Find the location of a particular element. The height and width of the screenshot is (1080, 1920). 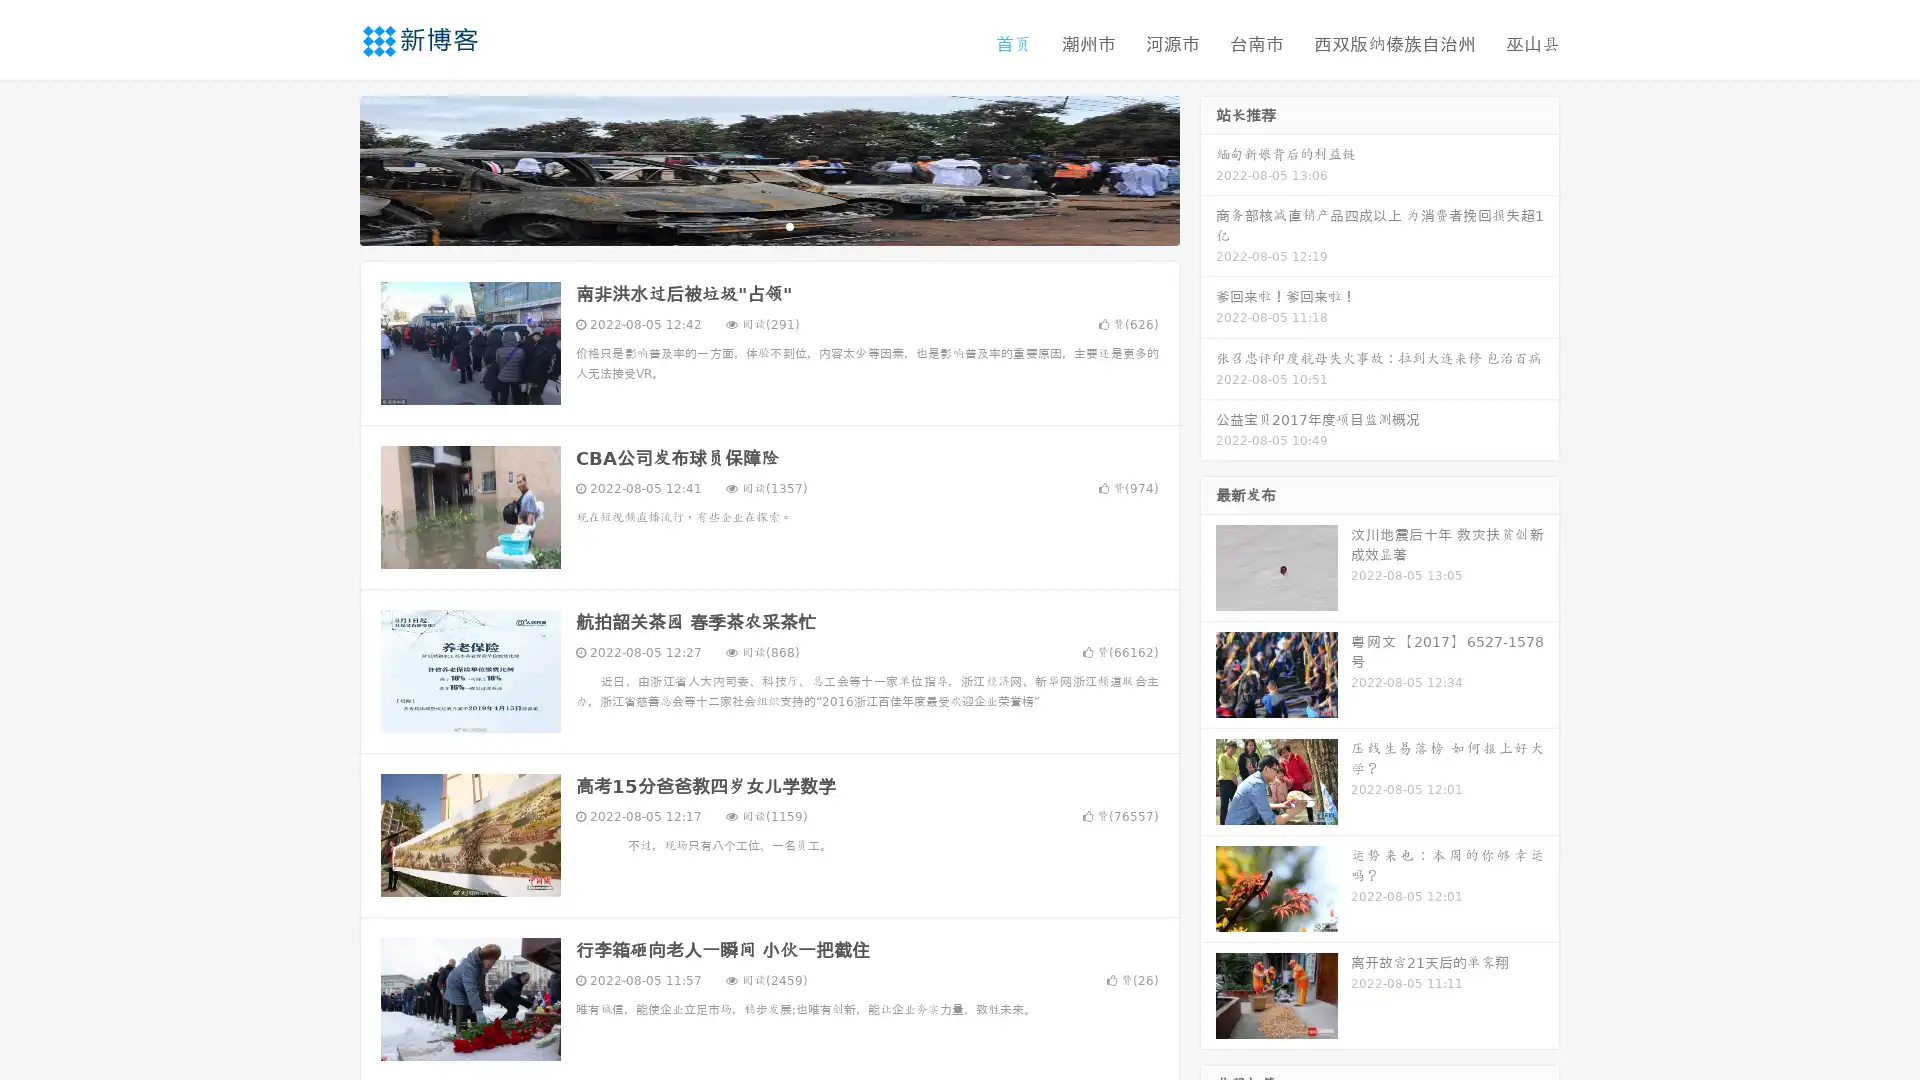

Go to slide 2 is located at coordinates (768, 225).